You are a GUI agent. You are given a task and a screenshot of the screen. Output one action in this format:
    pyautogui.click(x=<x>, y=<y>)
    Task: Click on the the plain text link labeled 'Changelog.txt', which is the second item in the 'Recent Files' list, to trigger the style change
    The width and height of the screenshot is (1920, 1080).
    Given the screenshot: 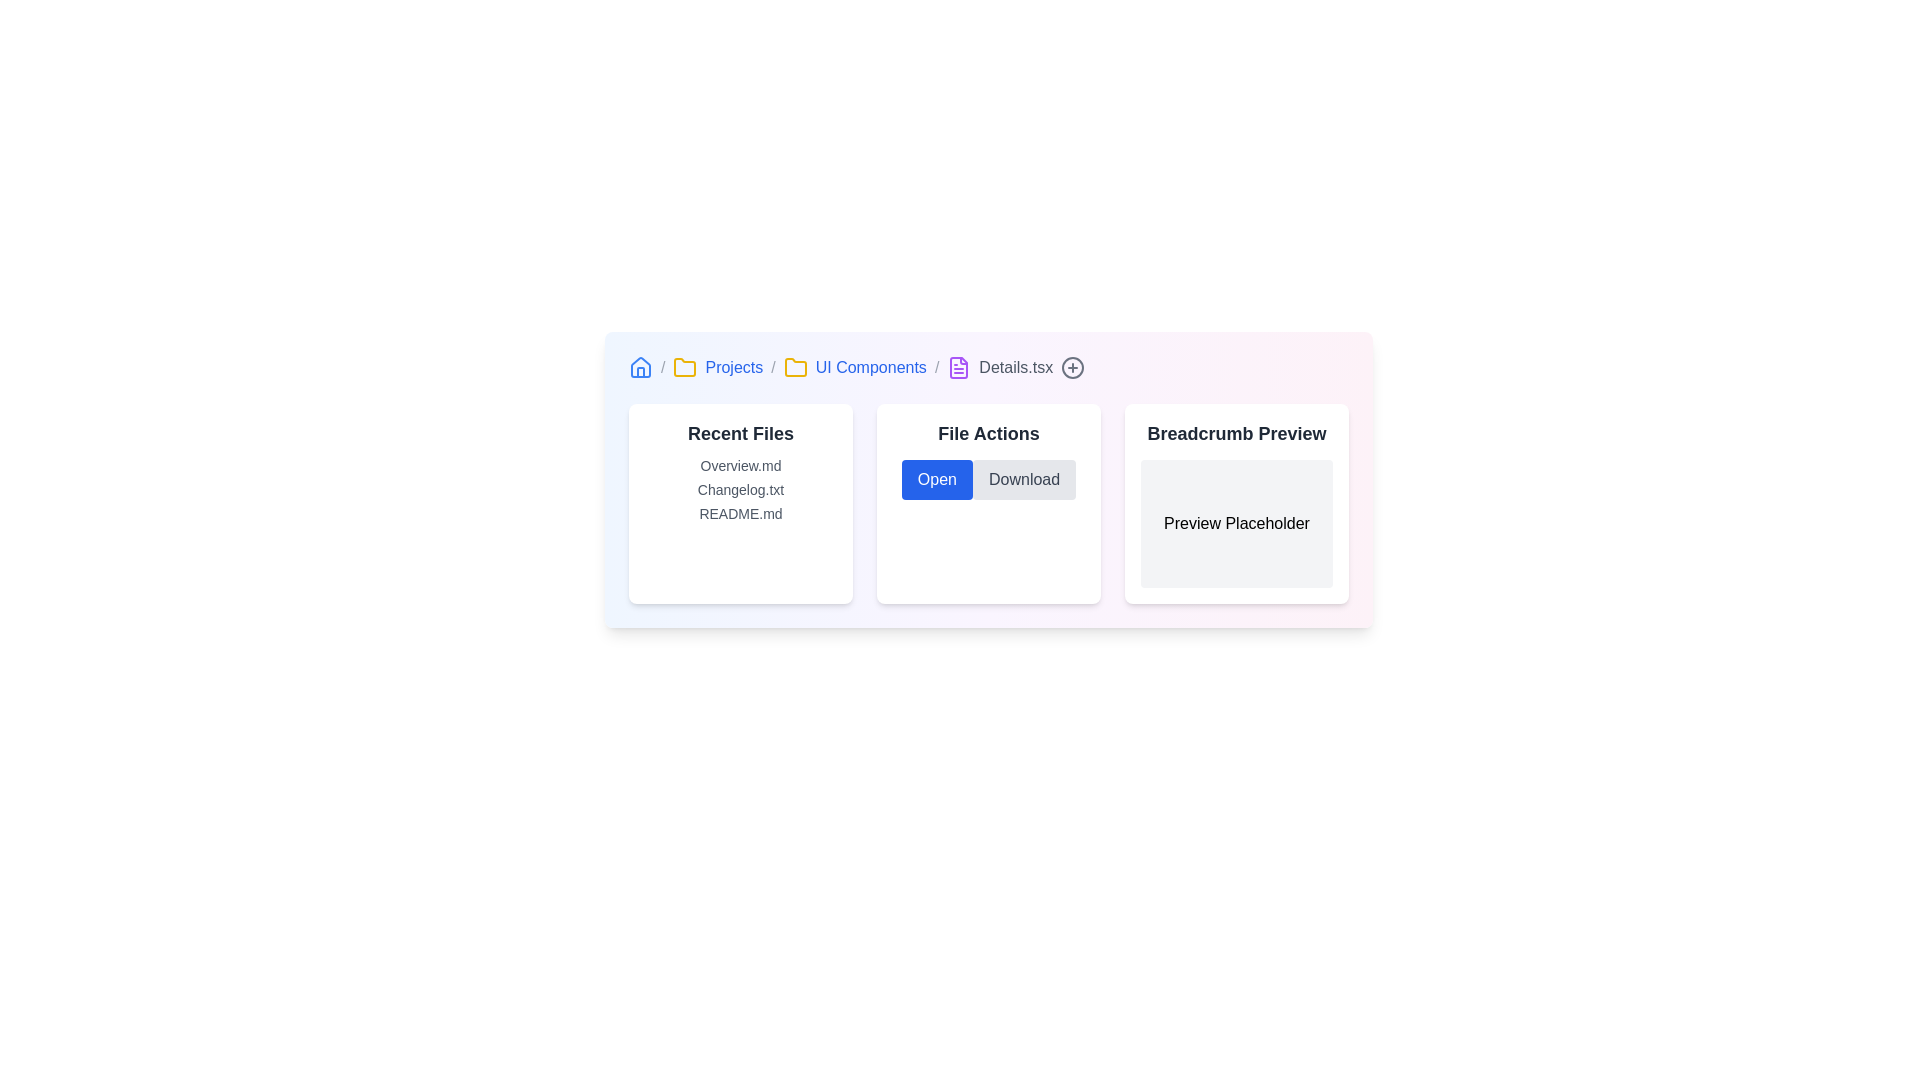 What is the action you would take?
    pyautogui.click(x=739, y=489)
    